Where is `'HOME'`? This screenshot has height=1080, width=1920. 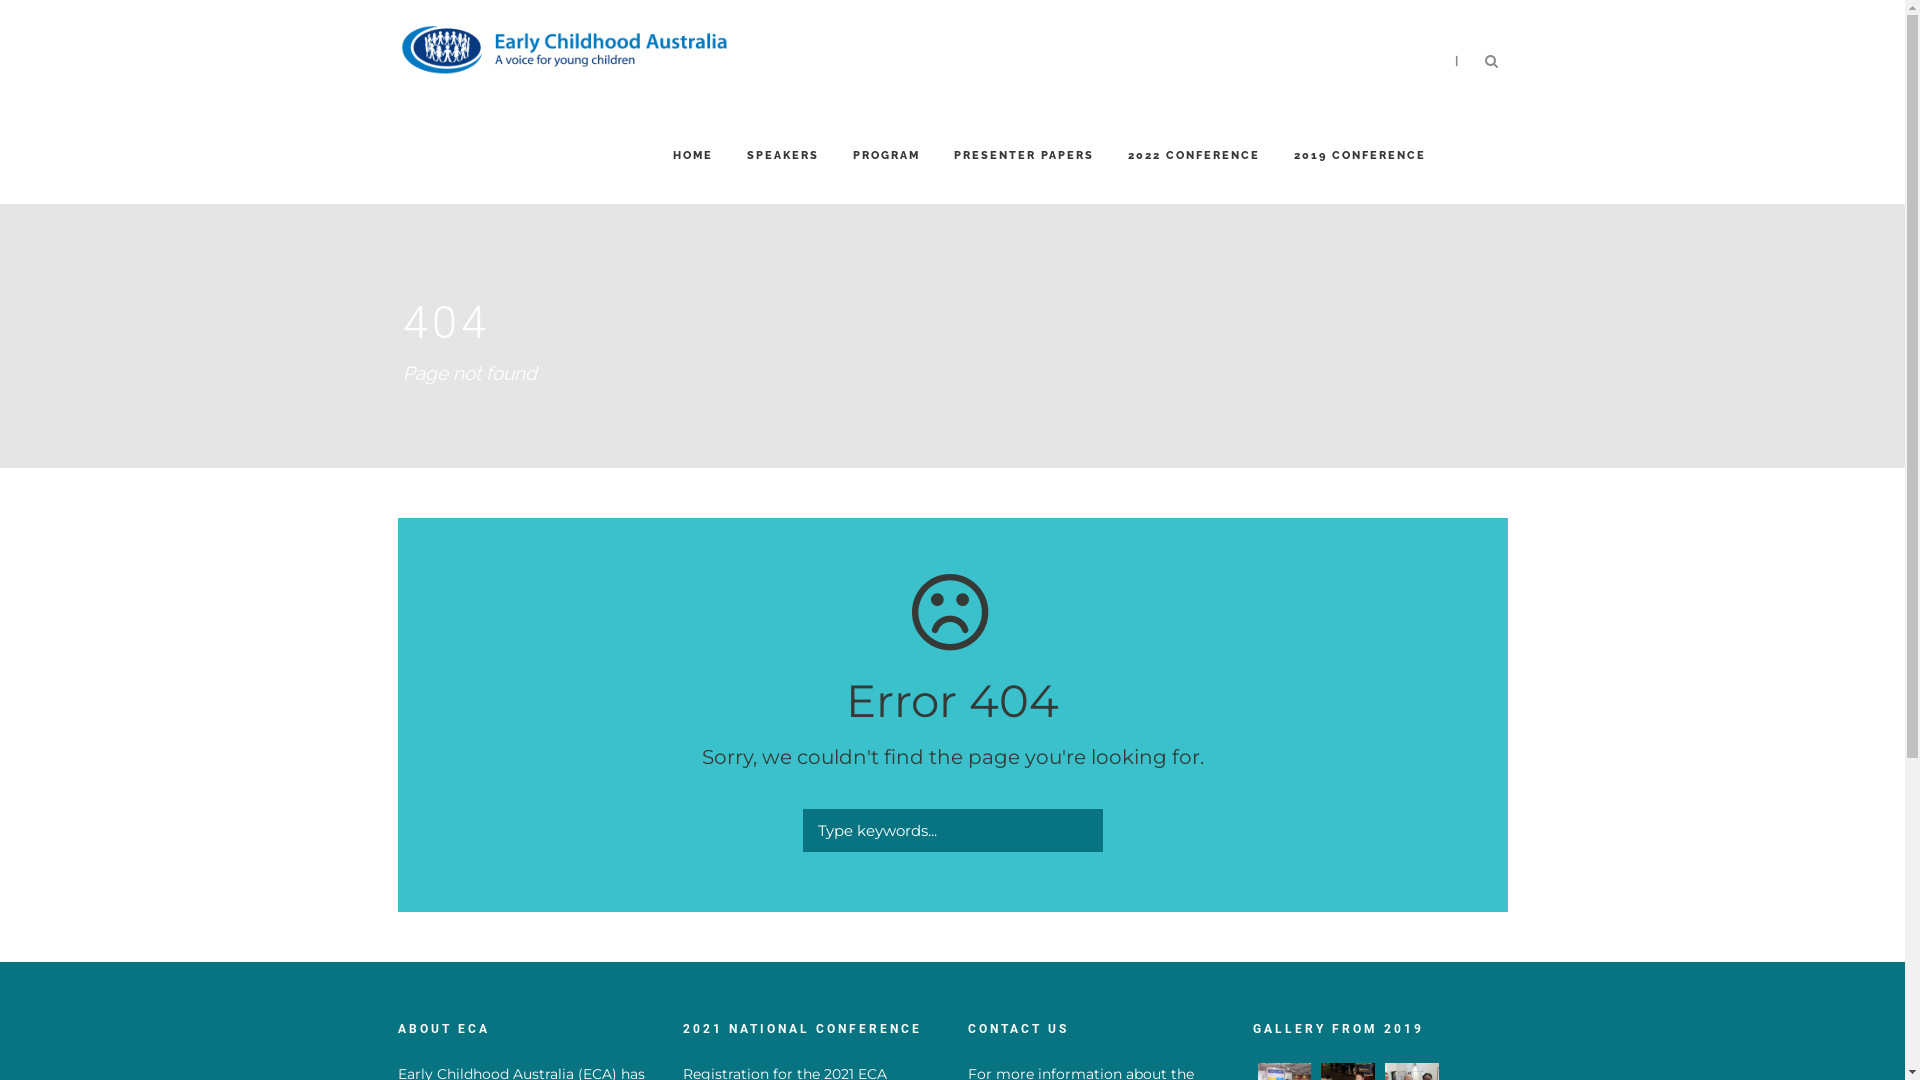 'HOME' is located at coordinates (691, 174).